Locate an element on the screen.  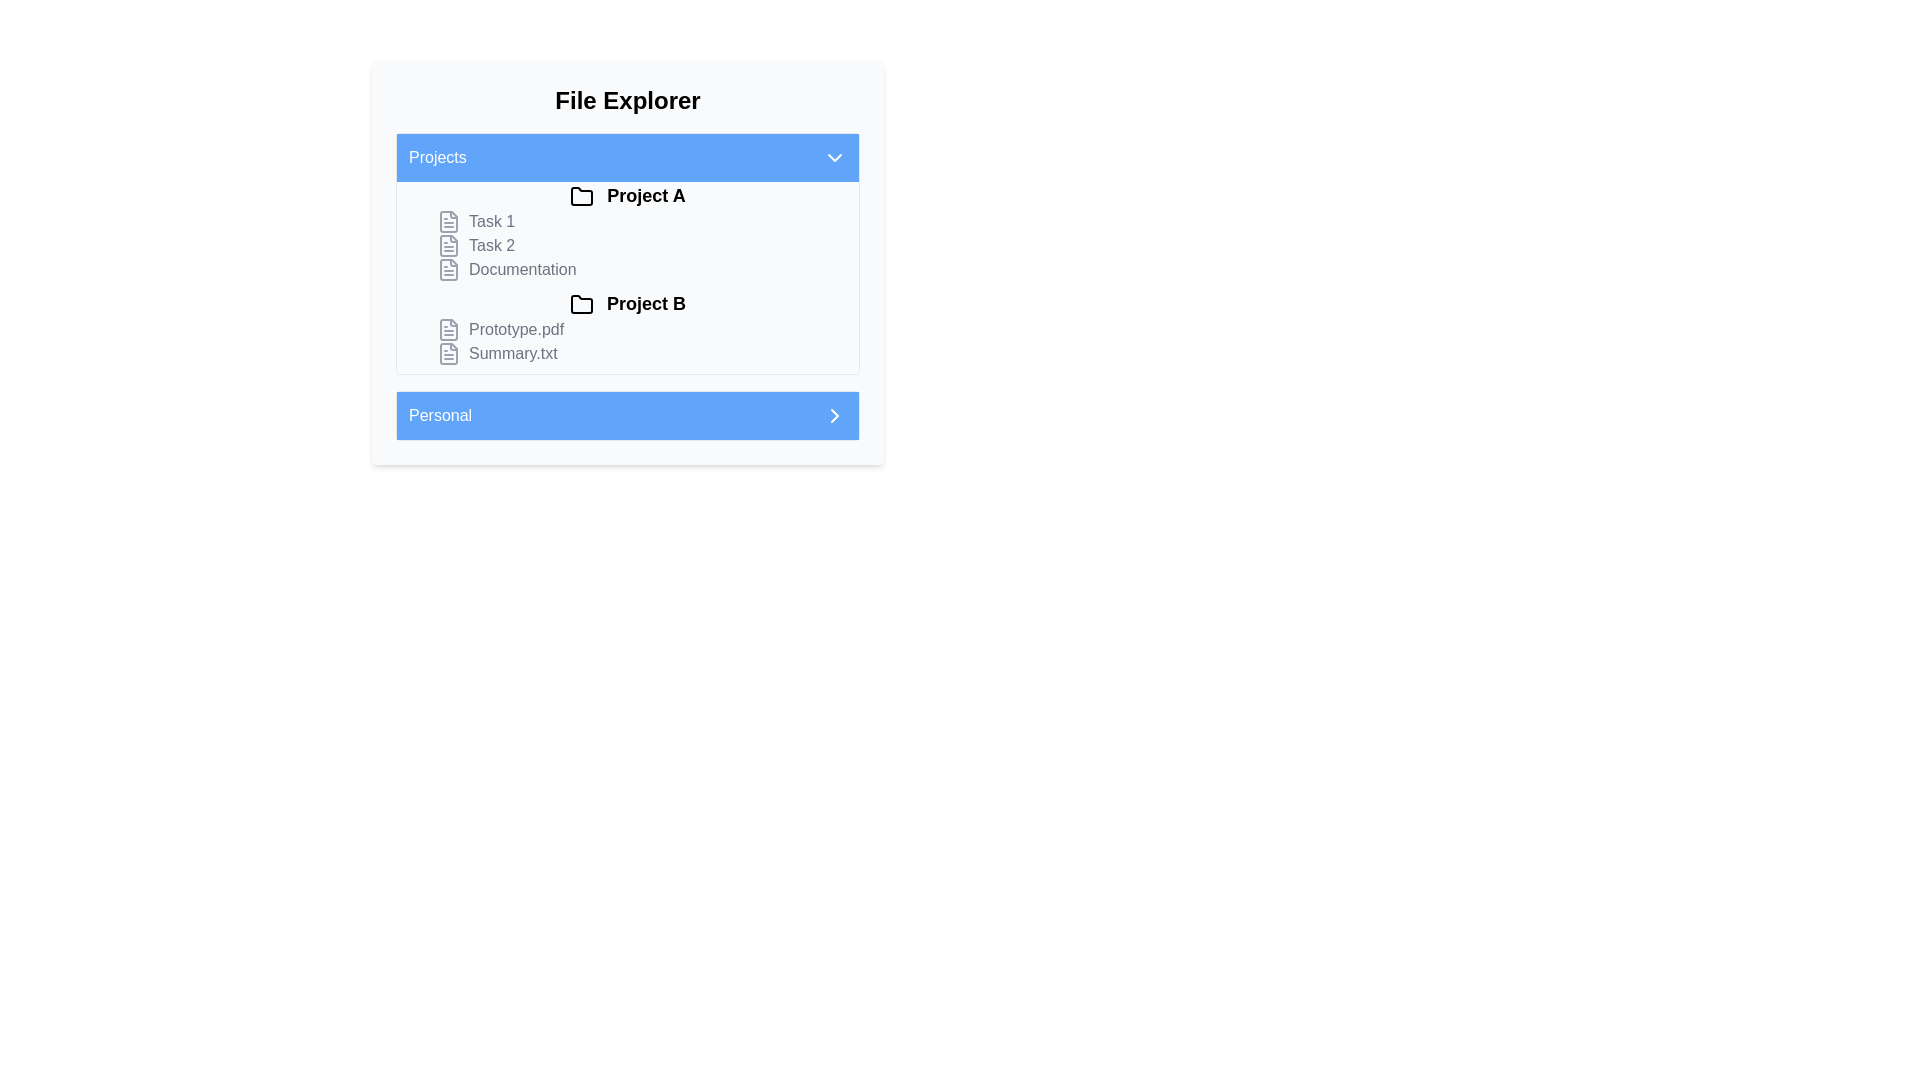
the accompanying icon for the project category label located at the top of the 'Projects' section in the File Explorer is located at coordinates (627, 196).